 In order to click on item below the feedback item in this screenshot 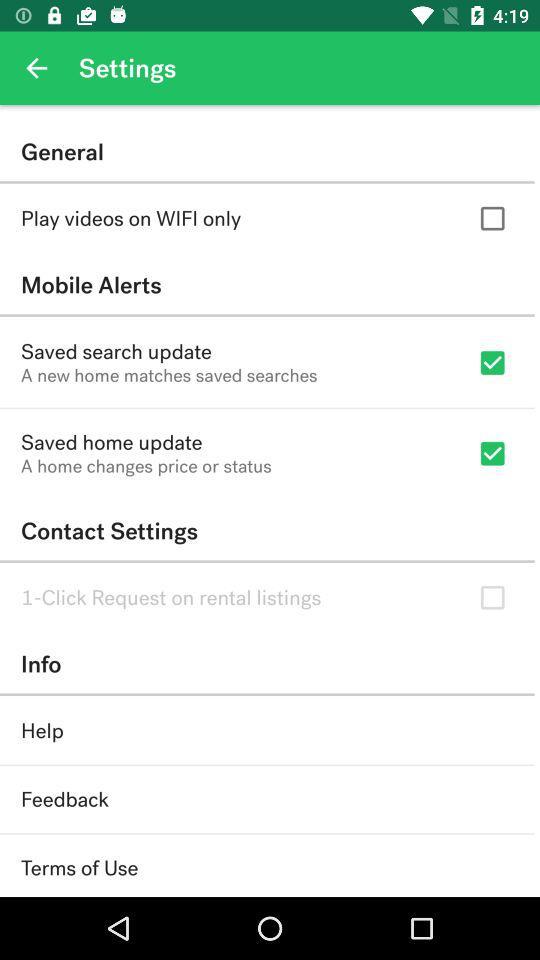, I will do `click(78, 867)`.